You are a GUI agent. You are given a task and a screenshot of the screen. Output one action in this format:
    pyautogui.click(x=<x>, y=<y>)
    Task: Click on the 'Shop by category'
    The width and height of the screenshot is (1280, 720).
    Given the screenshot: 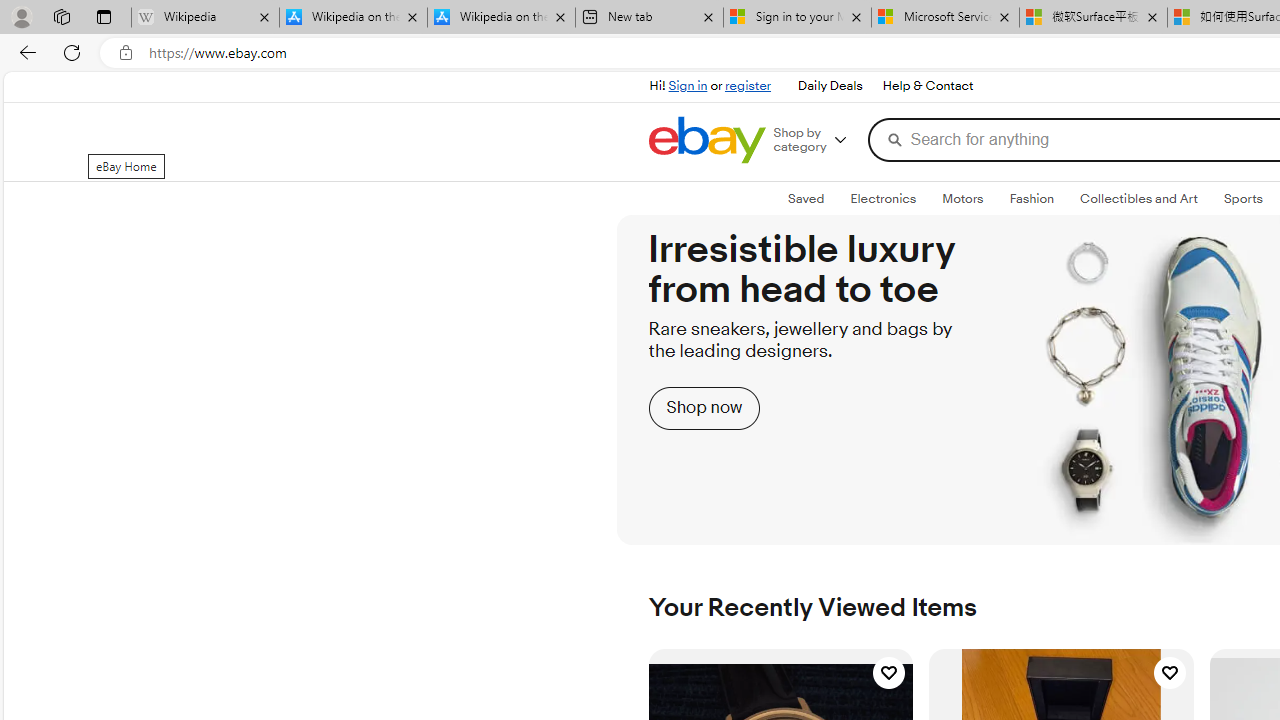 What is the action you would take?
    pyautogui.click(x=817, y=139)
    